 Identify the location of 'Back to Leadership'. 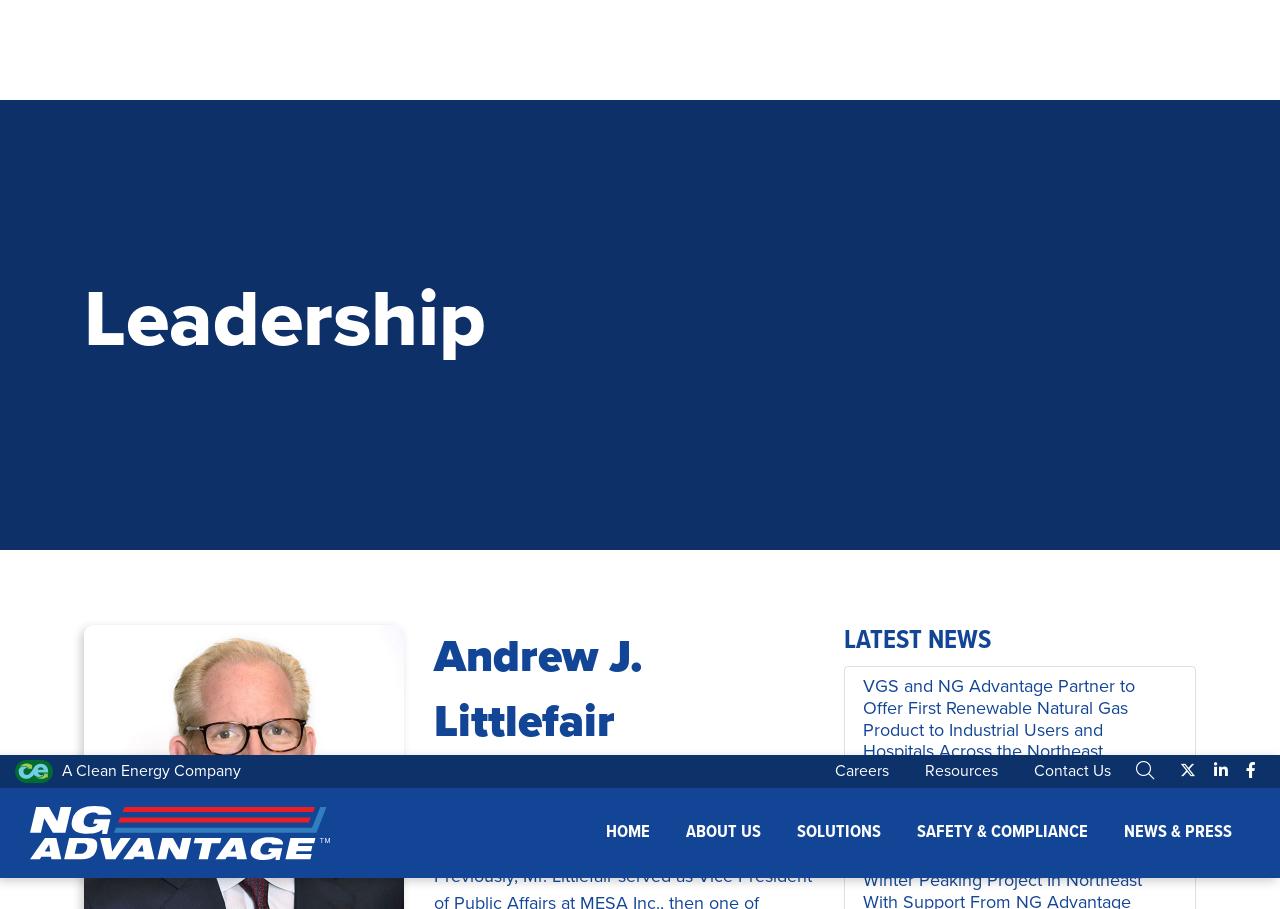
(204, 458).